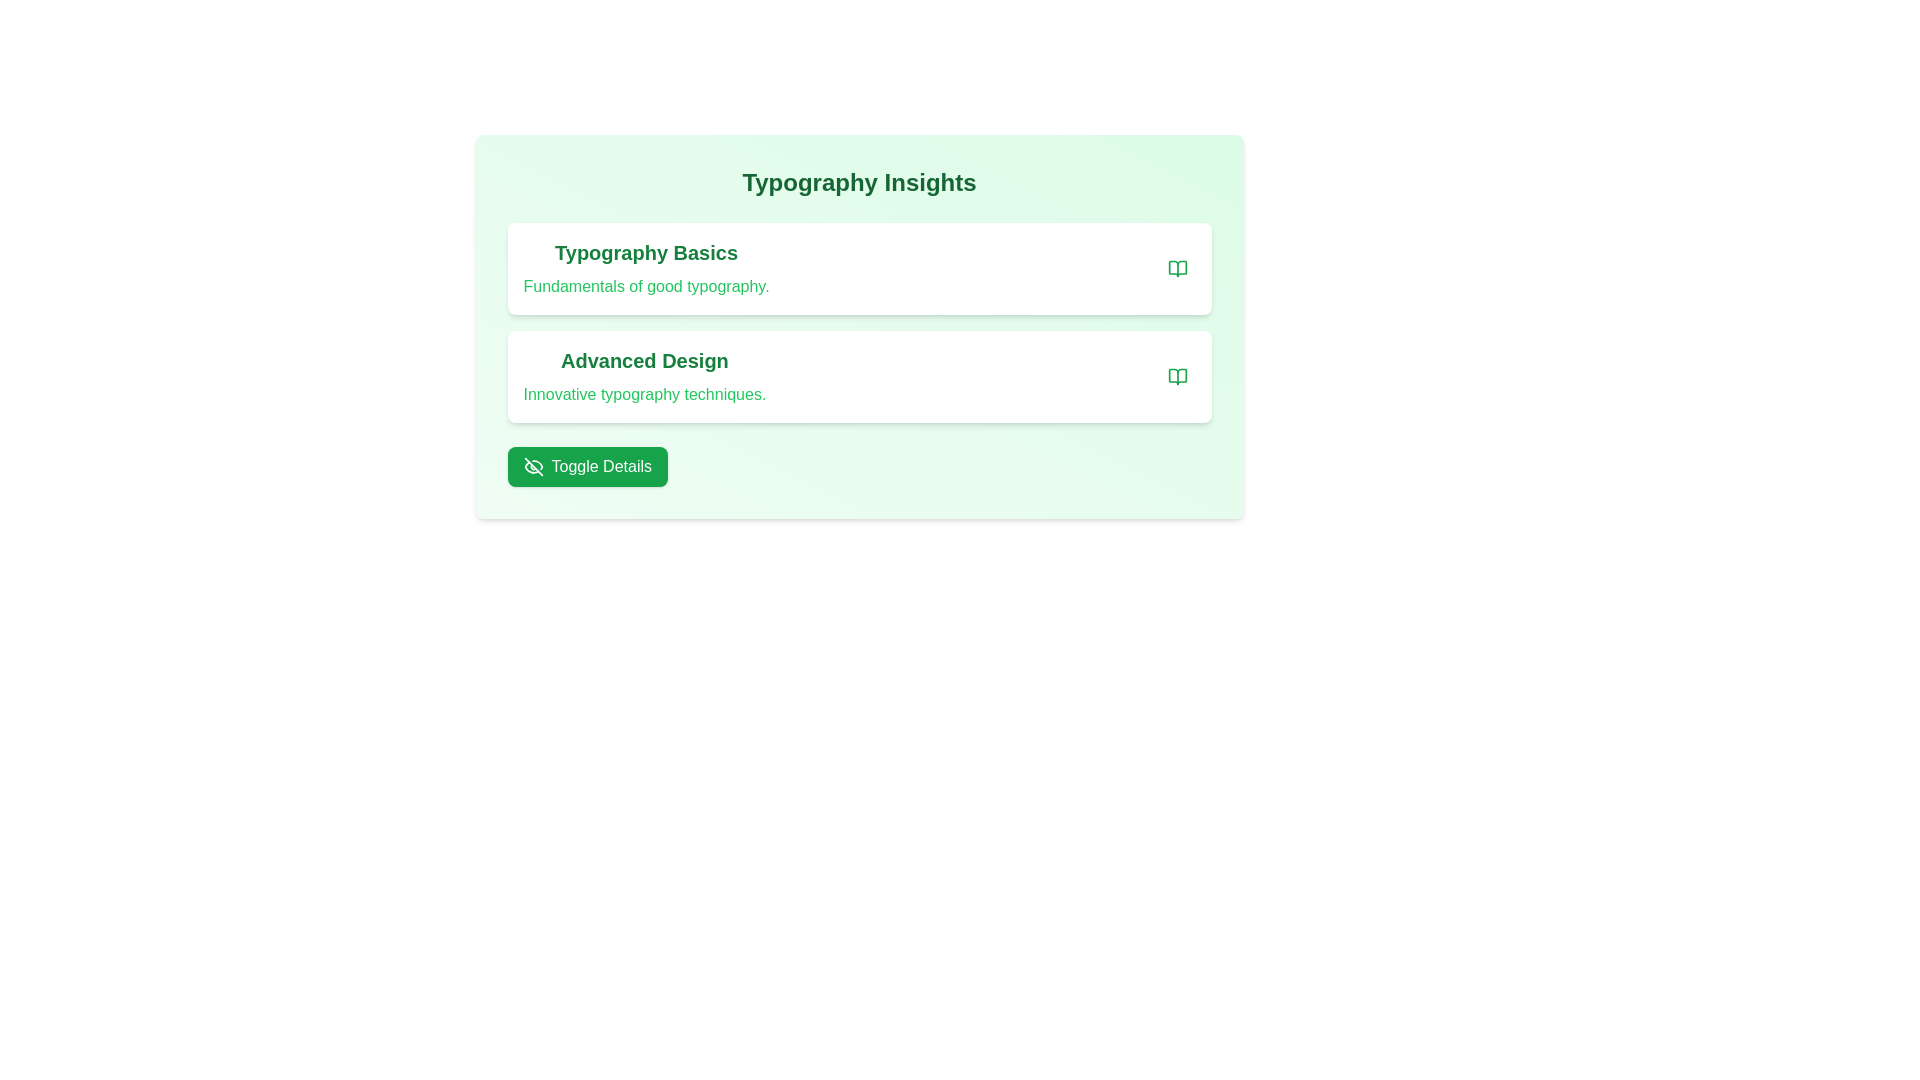 The width and height of the screenshot is (1920, 1080). I want to click on text component displaying 'Fundamentals of good typography.' styled in green, located beneath the 'Typography Basics' heading in the first card of the list, so click(646, 286).